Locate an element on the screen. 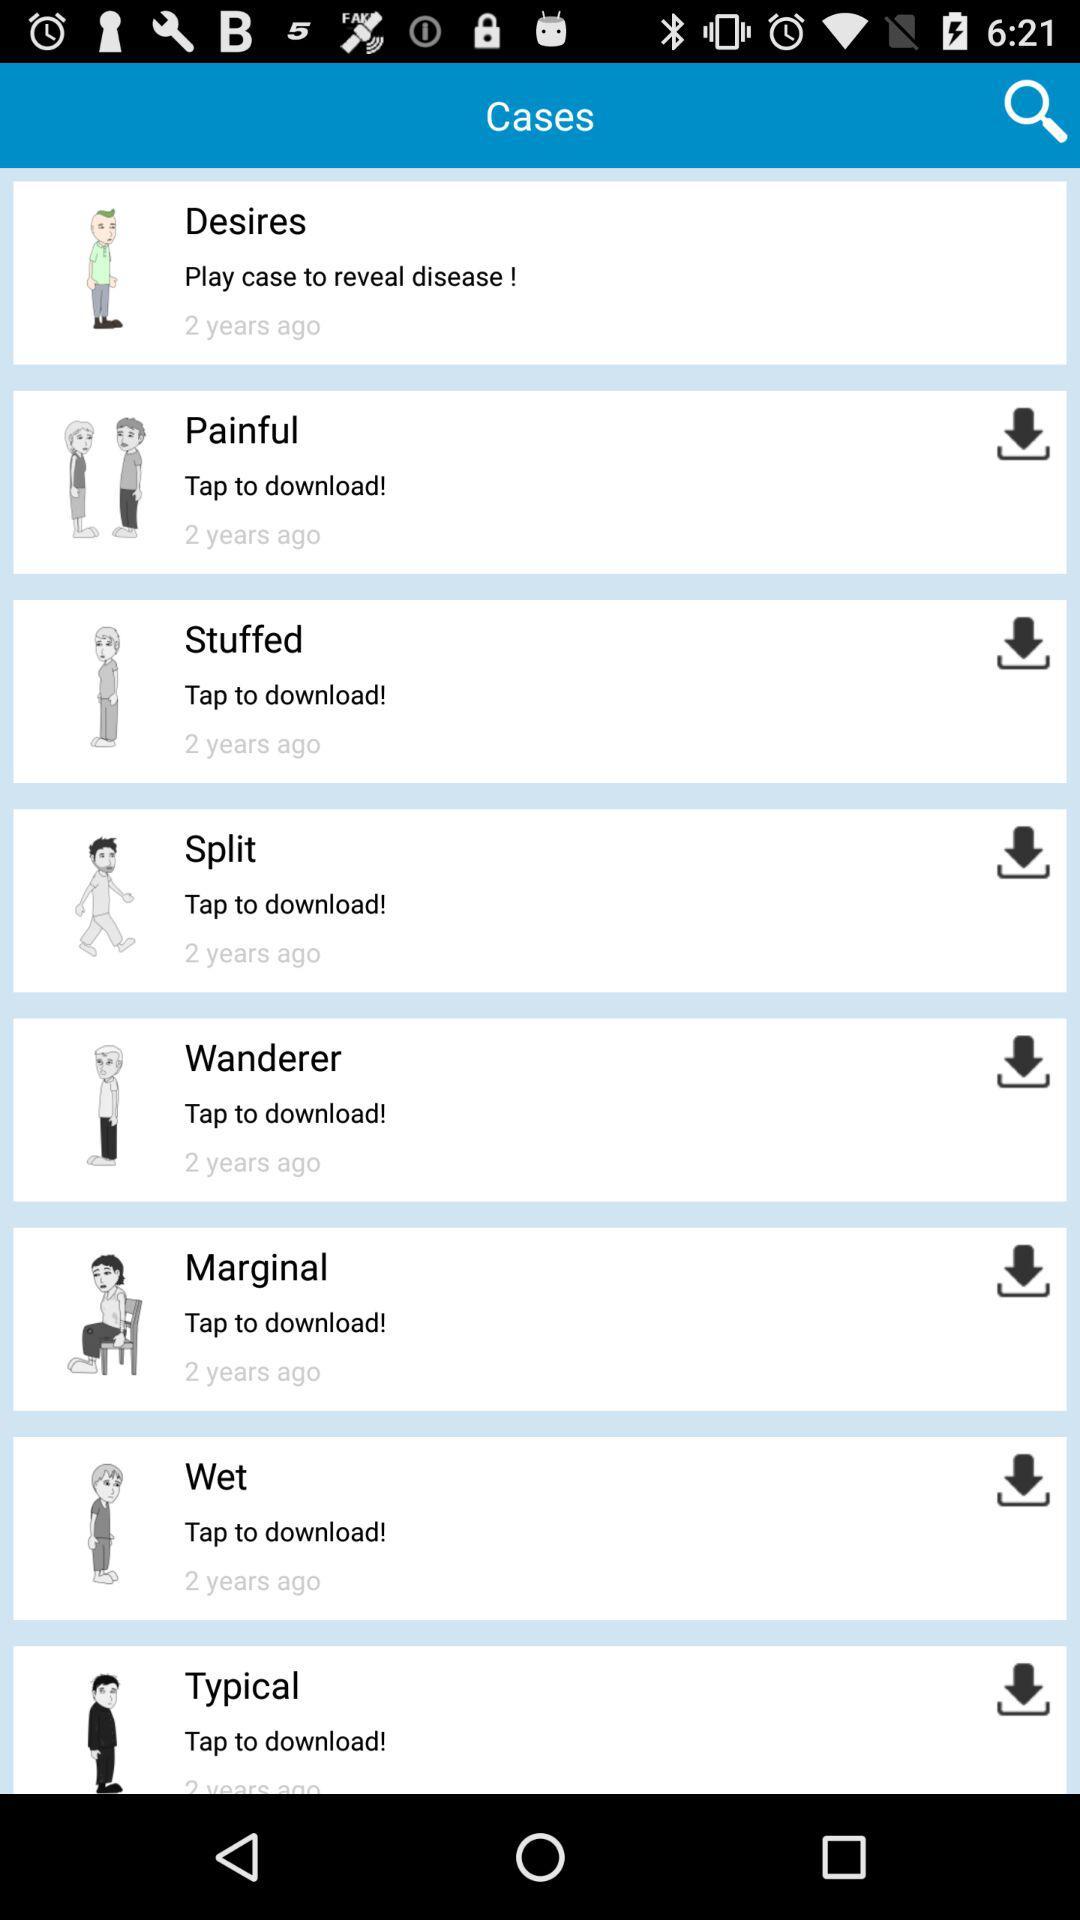 The height and width of the screenshot is (1920, 1080). typical app is located at coordinates (241, 1683).